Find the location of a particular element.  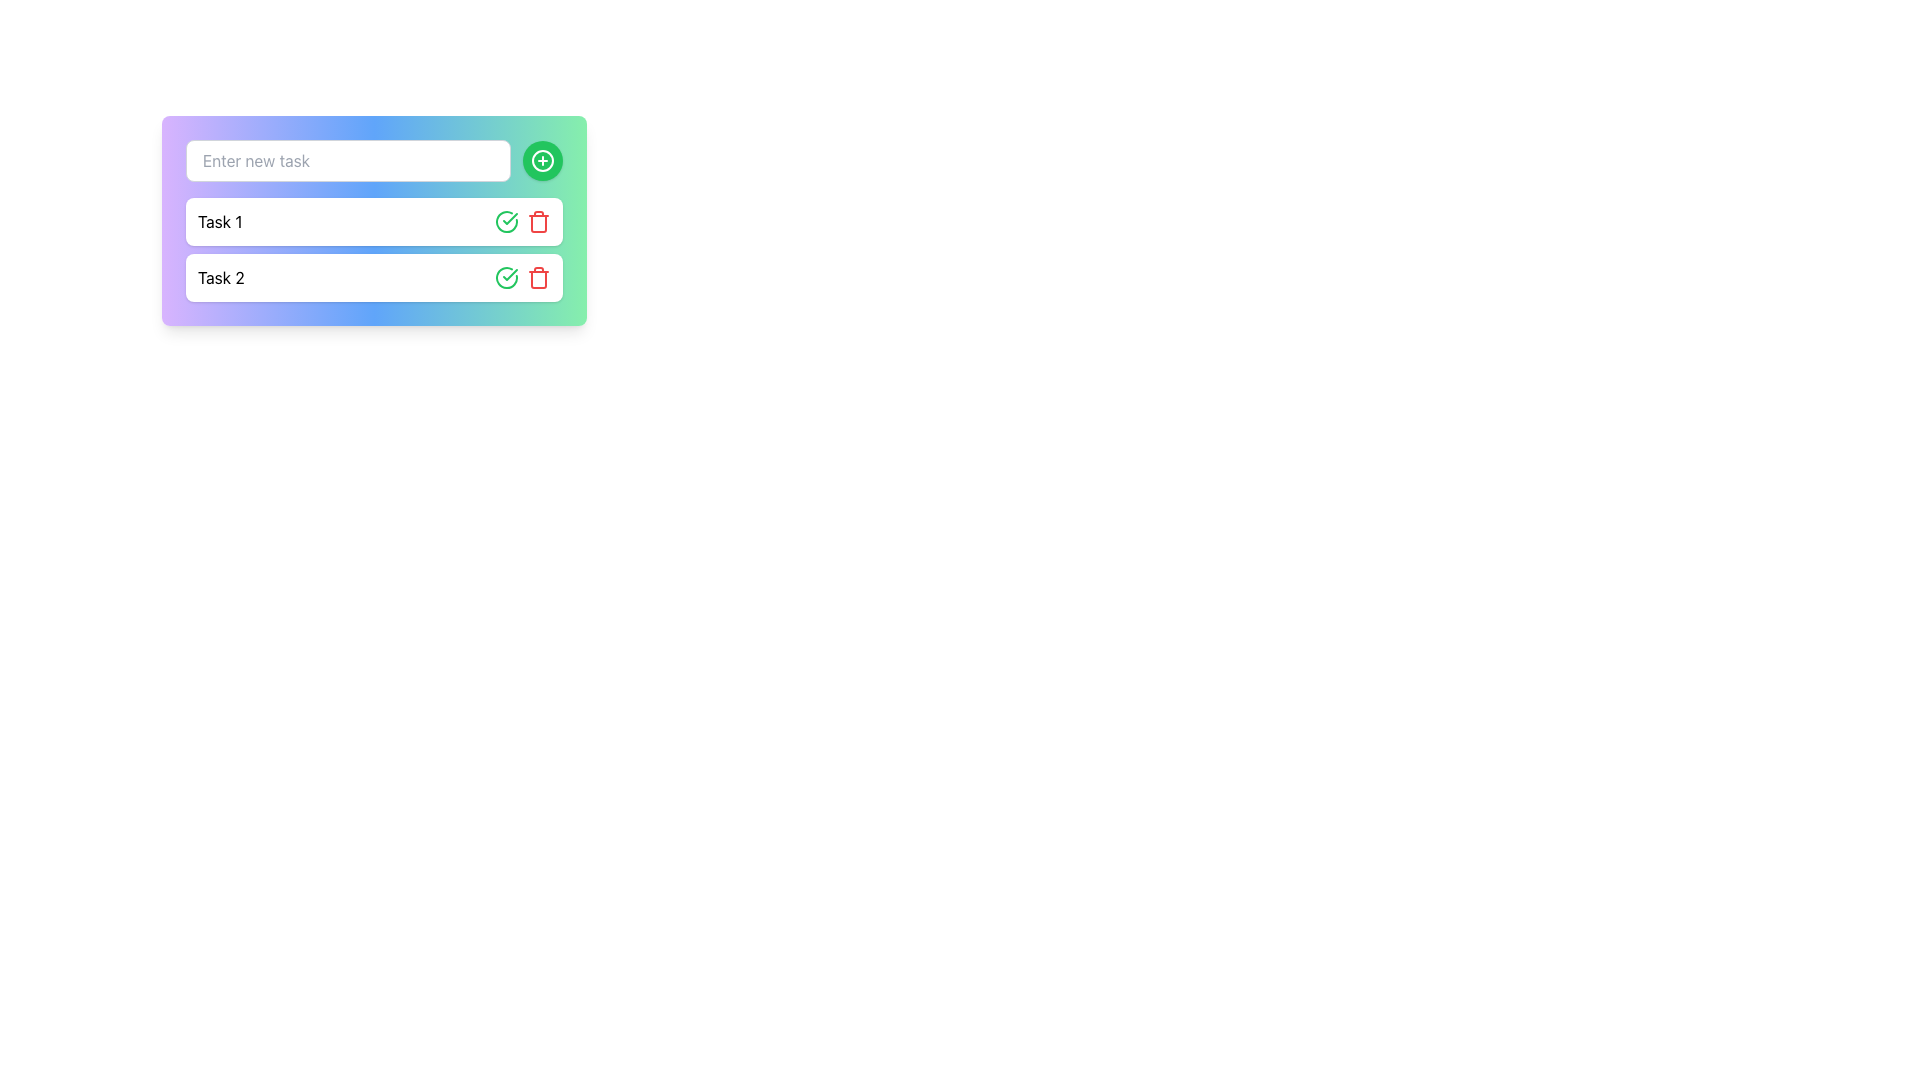

the first list item labeled 'Task 1' to trigger hover effects is located at coordinates (374, 222).